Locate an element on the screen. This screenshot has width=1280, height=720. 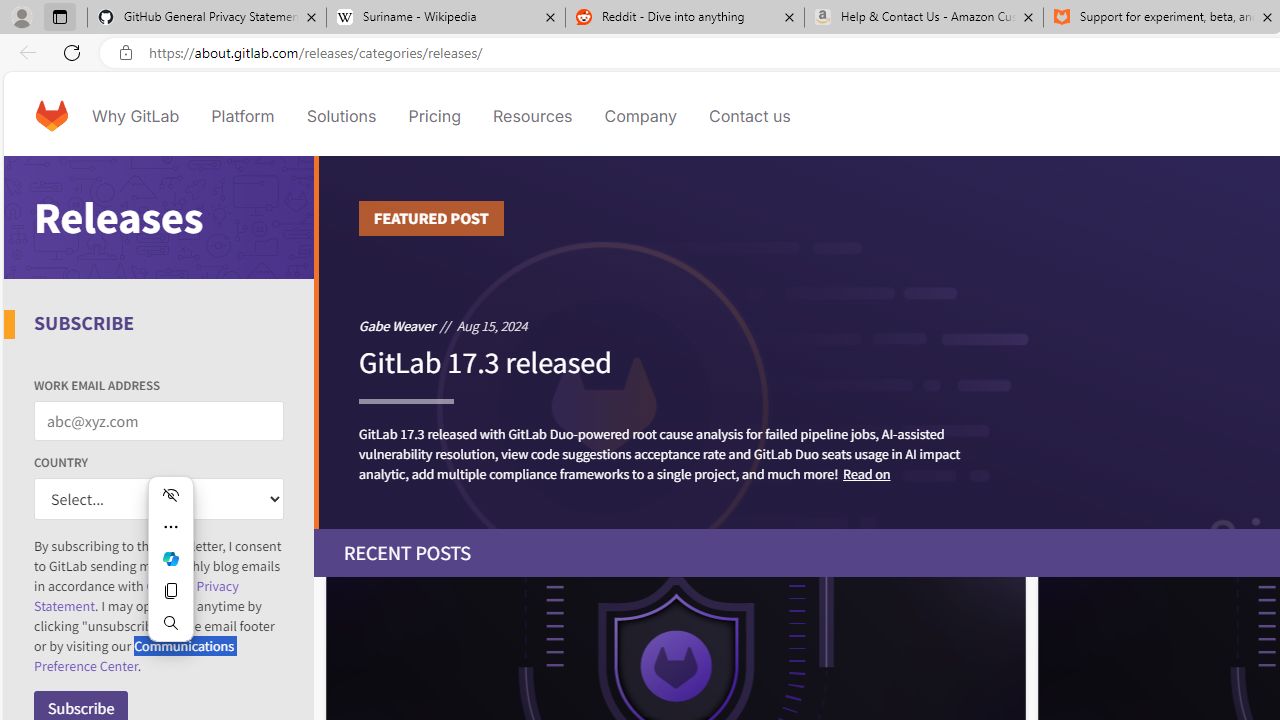
'Help & Contact Us - Amazon Customer Service - Sleeping' is located at coordinates (923, 17).